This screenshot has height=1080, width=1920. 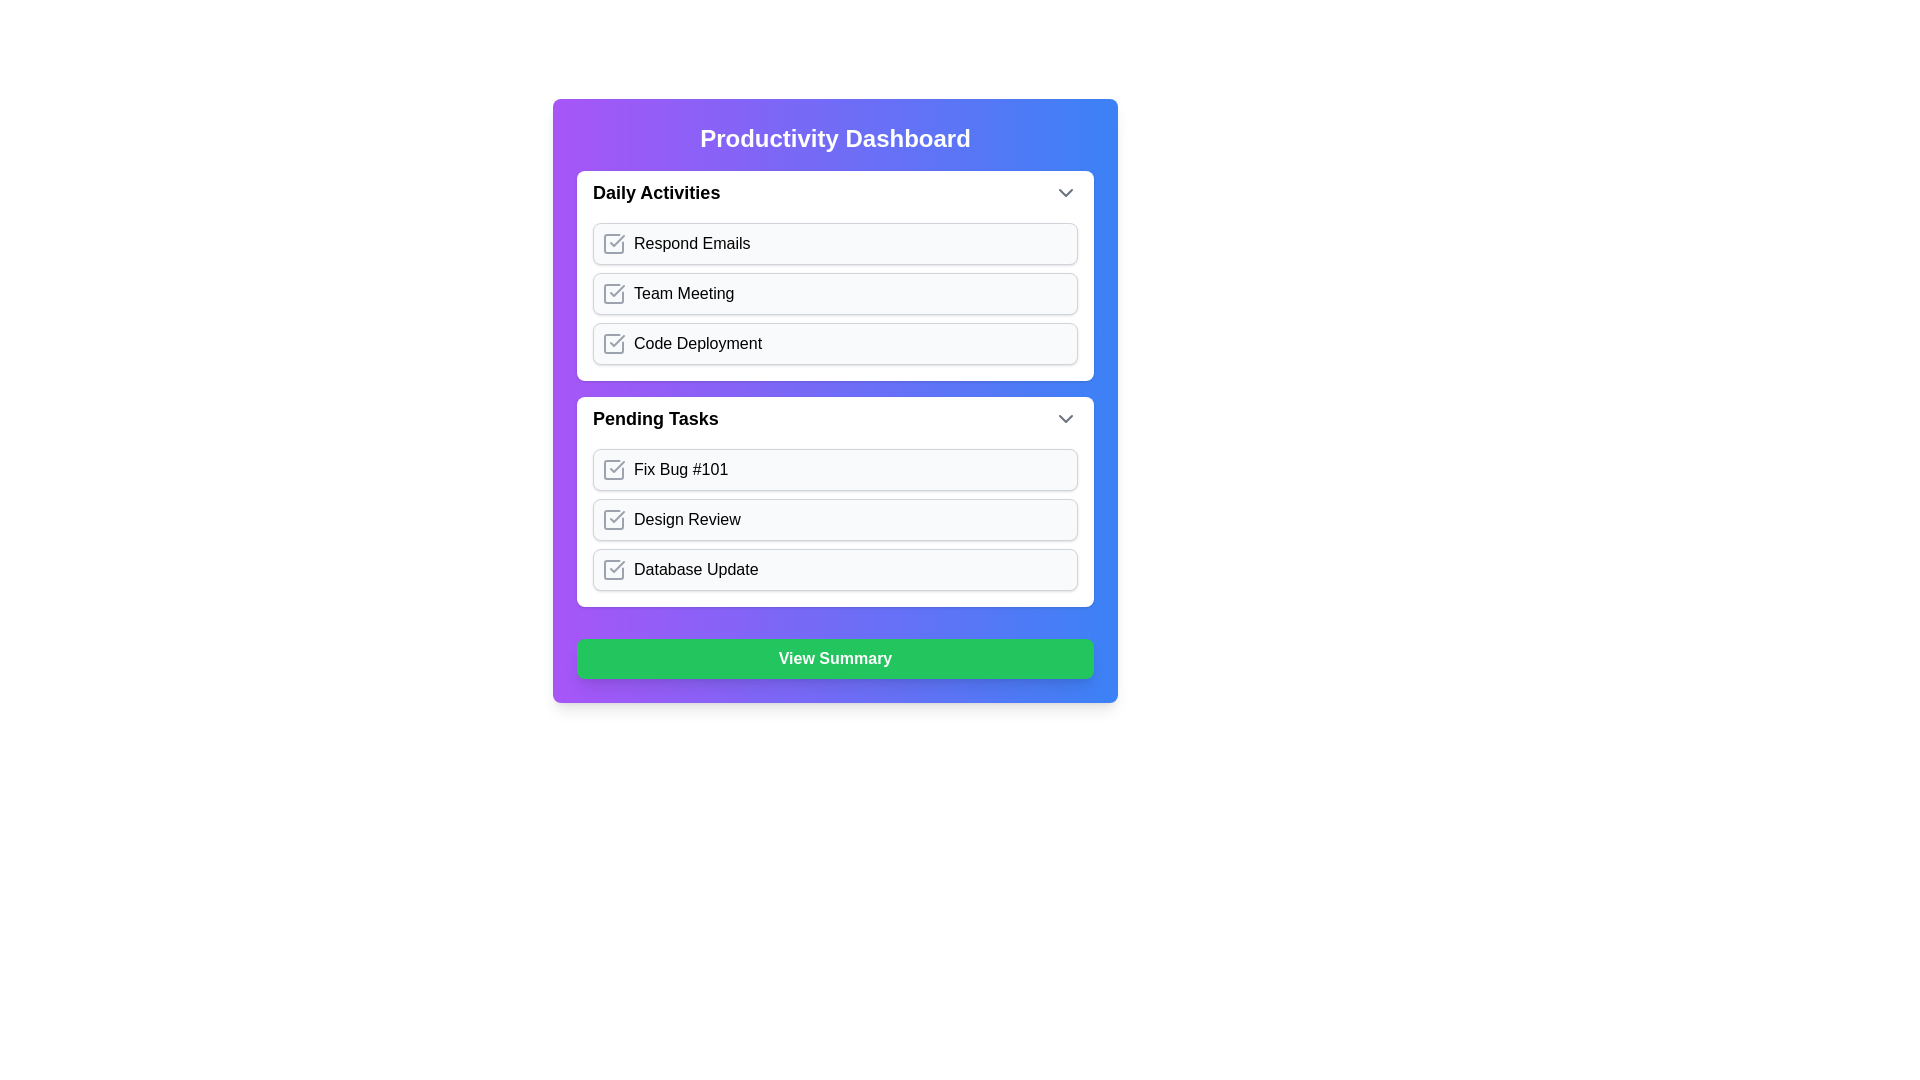 I want to click on the decorative checkbox icon filled with gray color and a checkmark, located to the left of the text 'Code Deployment' under the 'Daily Activities' section, so click(x=613, y=342).